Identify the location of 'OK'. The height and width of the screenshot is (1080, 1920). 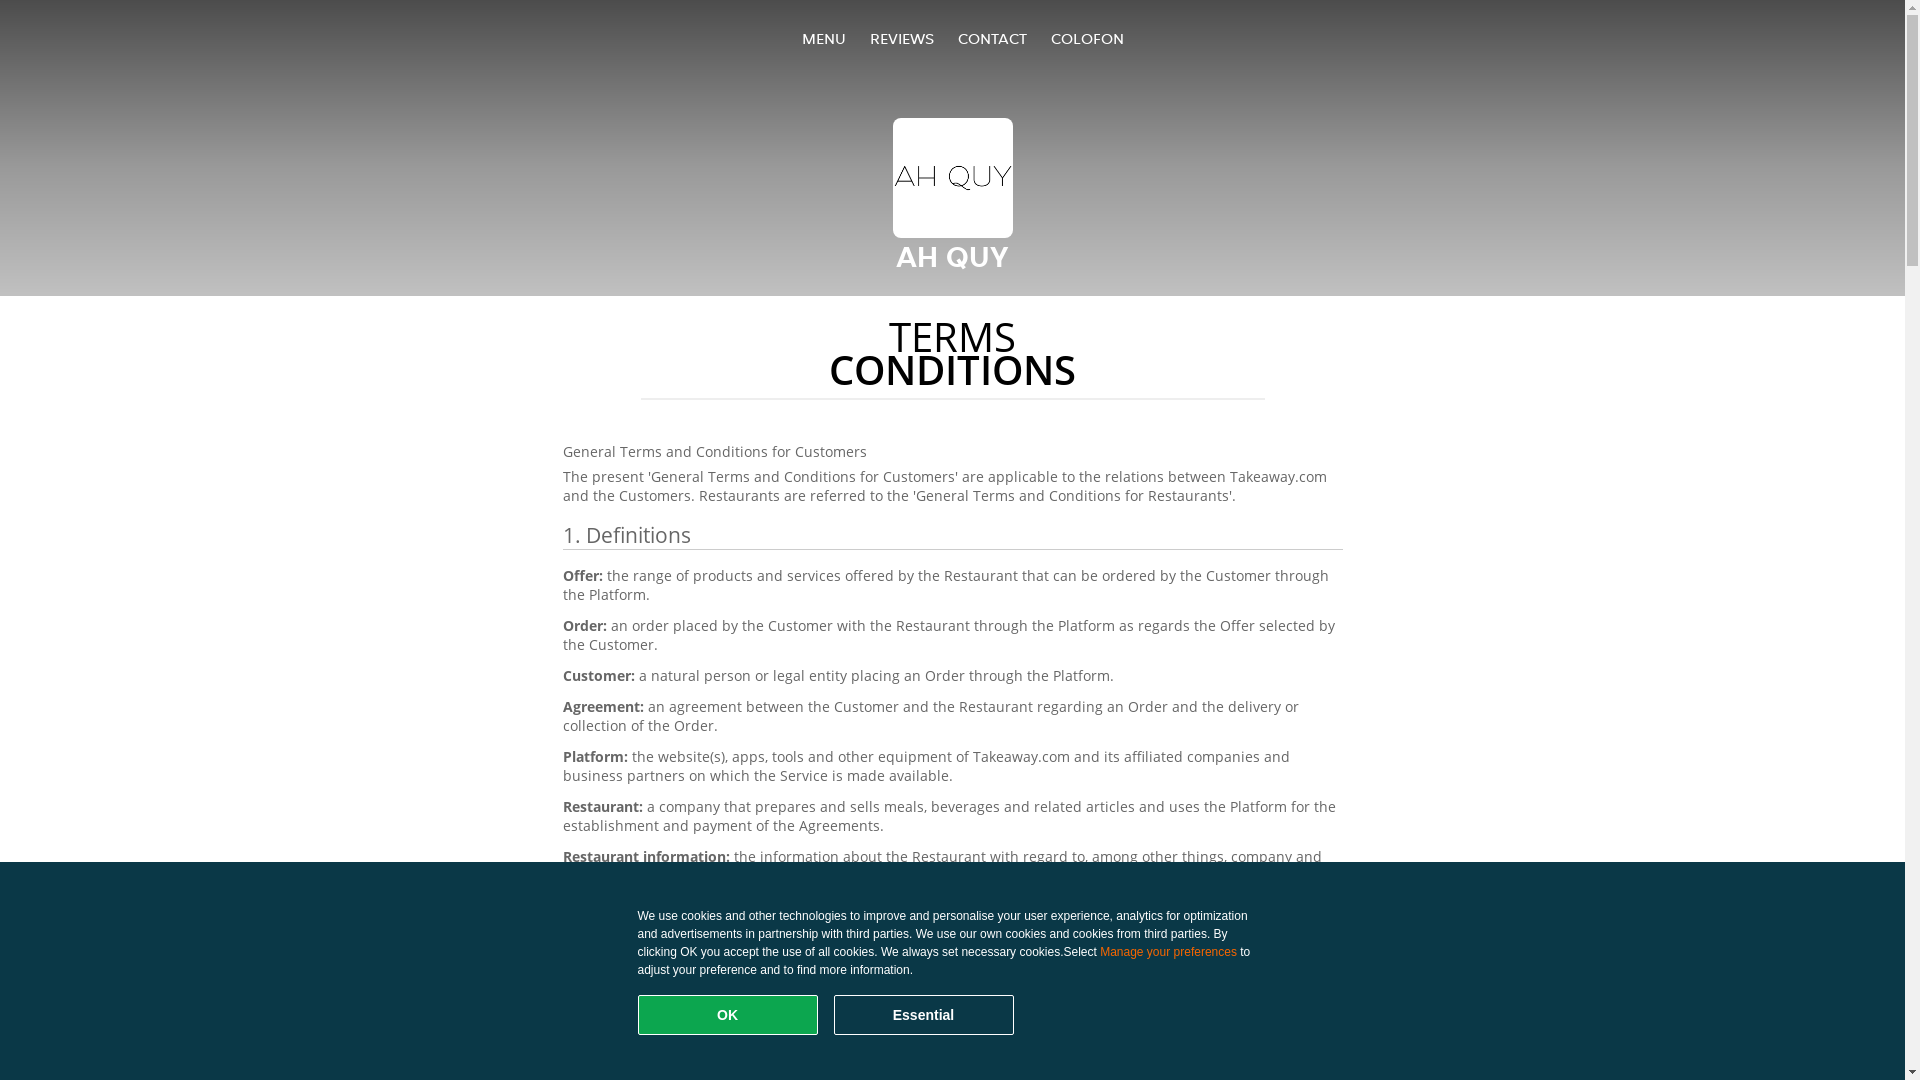
(727, 1014).